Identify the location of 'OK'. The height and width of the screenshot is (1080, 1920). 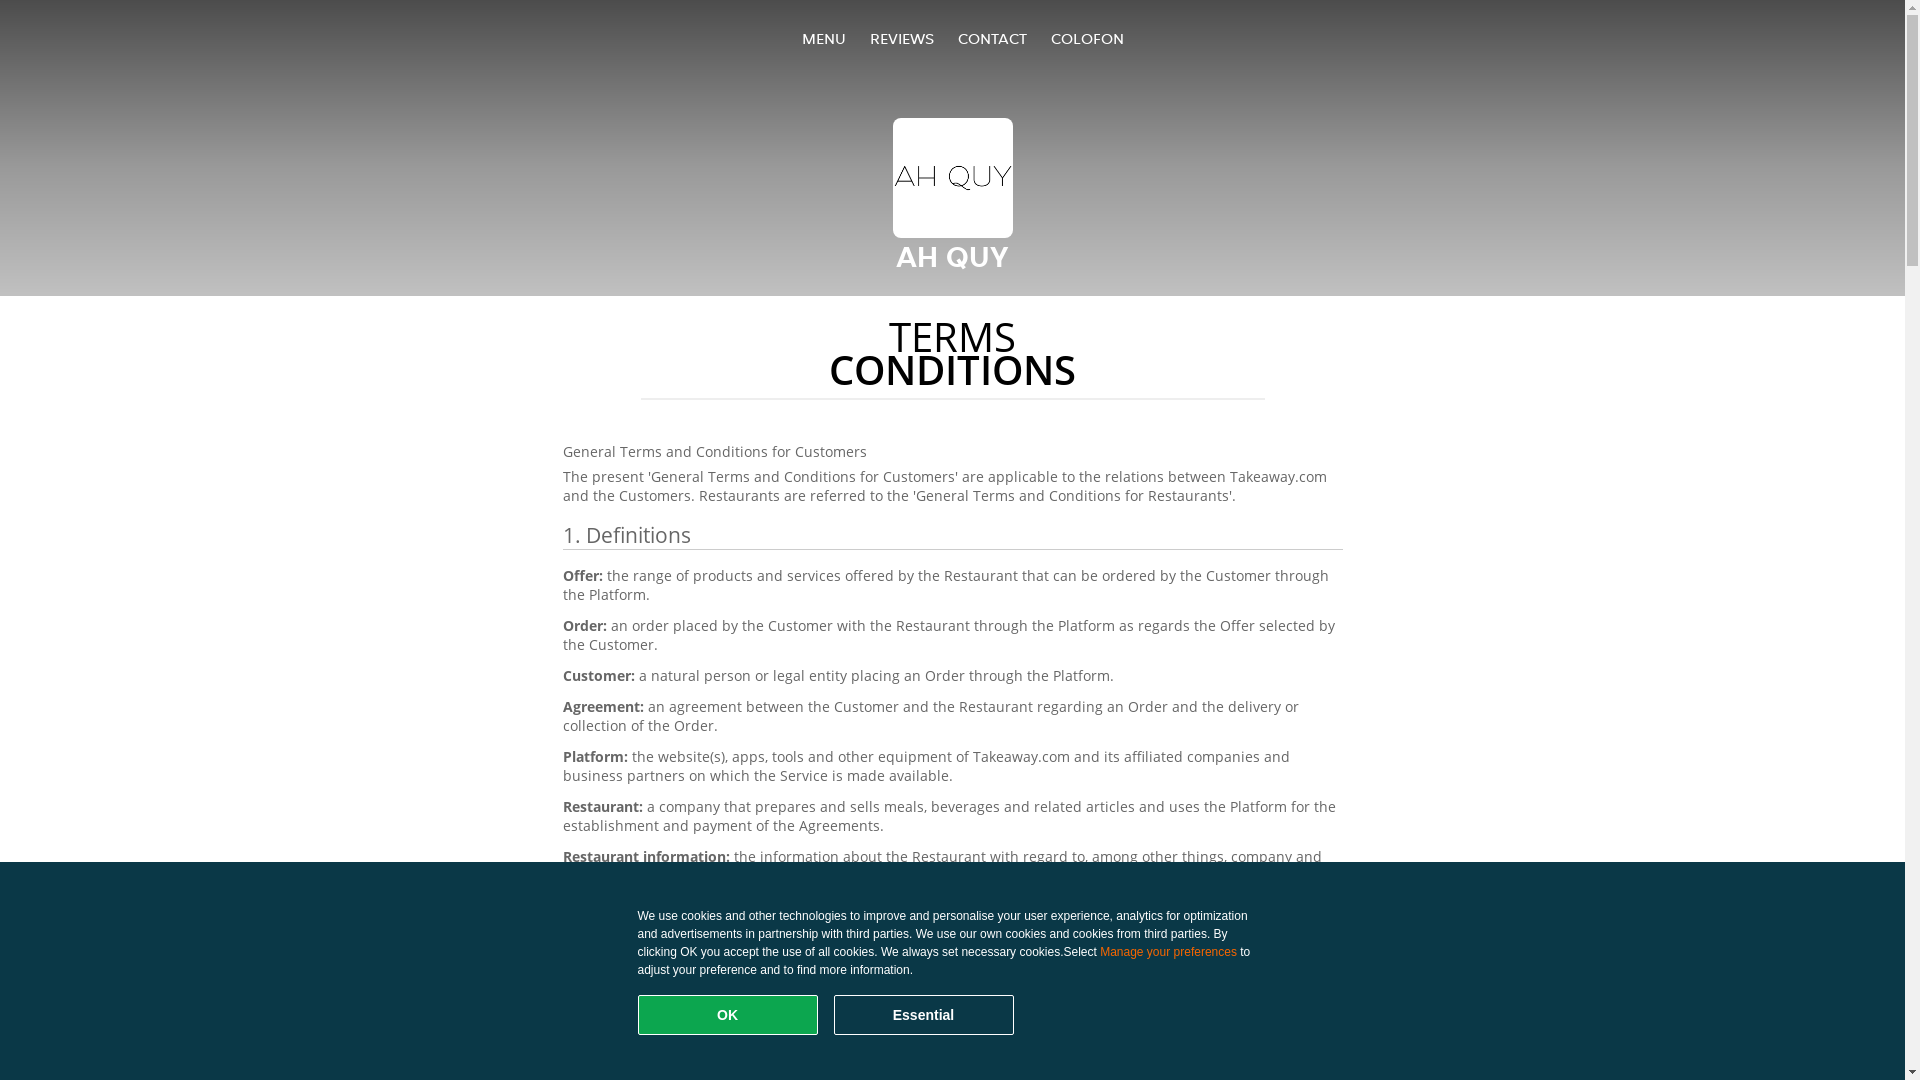
(727, 1014).